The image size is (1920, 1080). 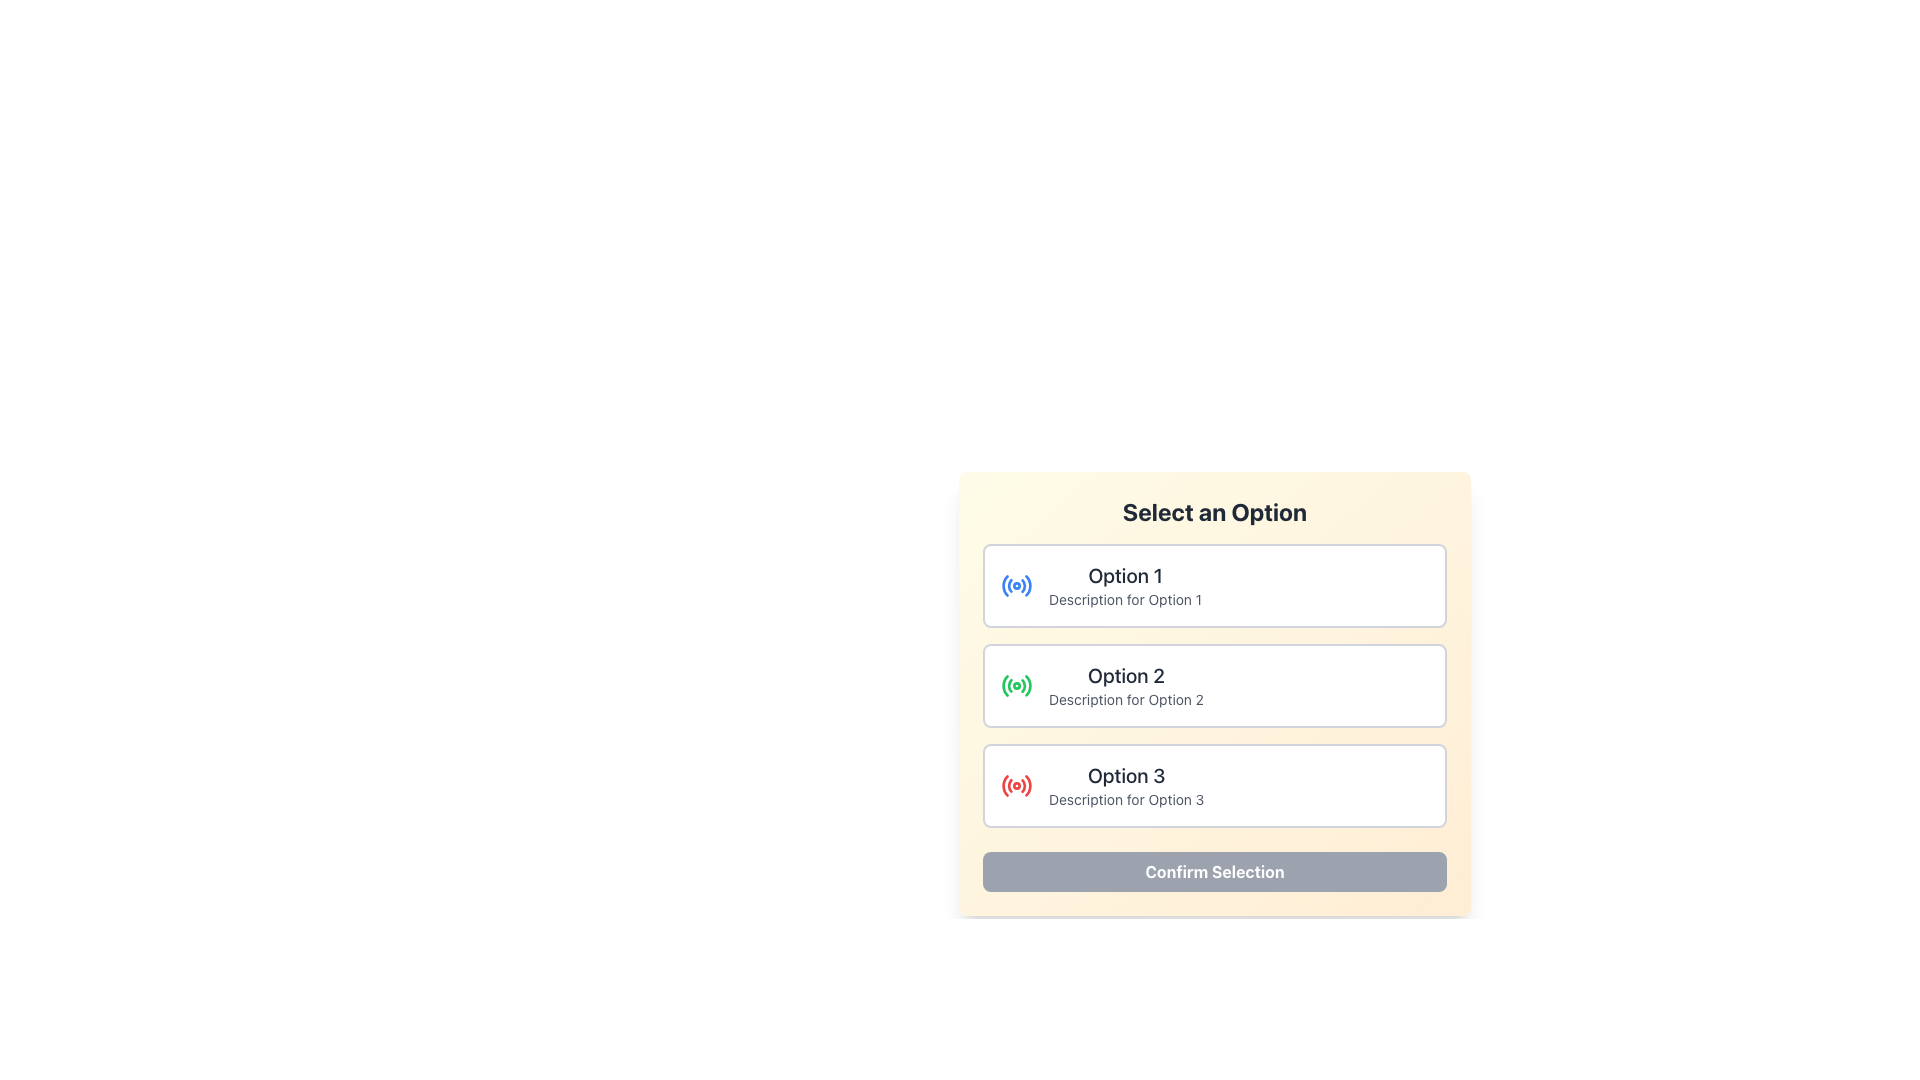 What do you see at coordinates (1126, 698) in the screenshot?
I see `text label that says 'Description for Option 2', which is styled in light gray and is positioned below the title 'Option 2'` at bounding box center [1126, 698].